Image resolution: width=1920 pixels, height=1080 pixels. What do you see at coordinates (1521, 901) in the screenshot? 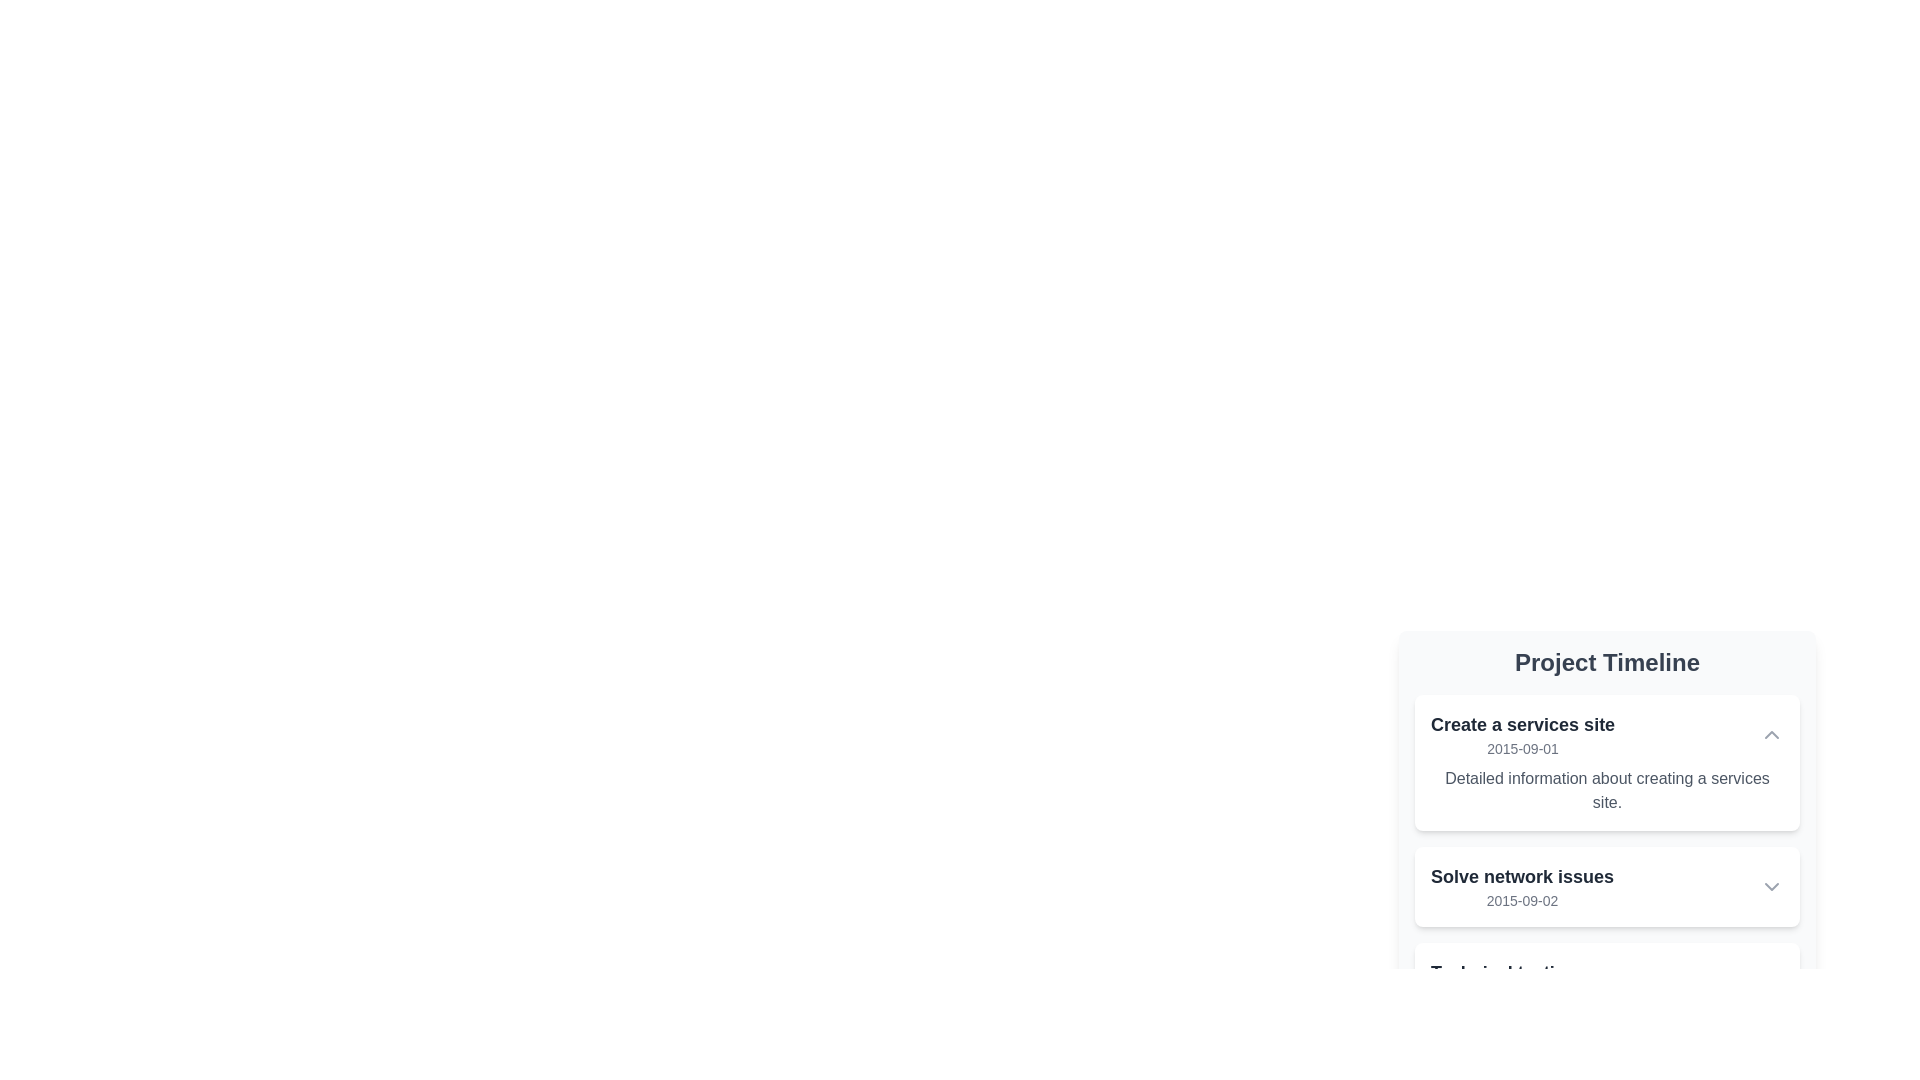
I see `the text label displaying the date '2015-09-02', which is styled as subtext below the heading 'Solve network issues' within the 'Project Timeline' section` at bounding box center [1521, 901].